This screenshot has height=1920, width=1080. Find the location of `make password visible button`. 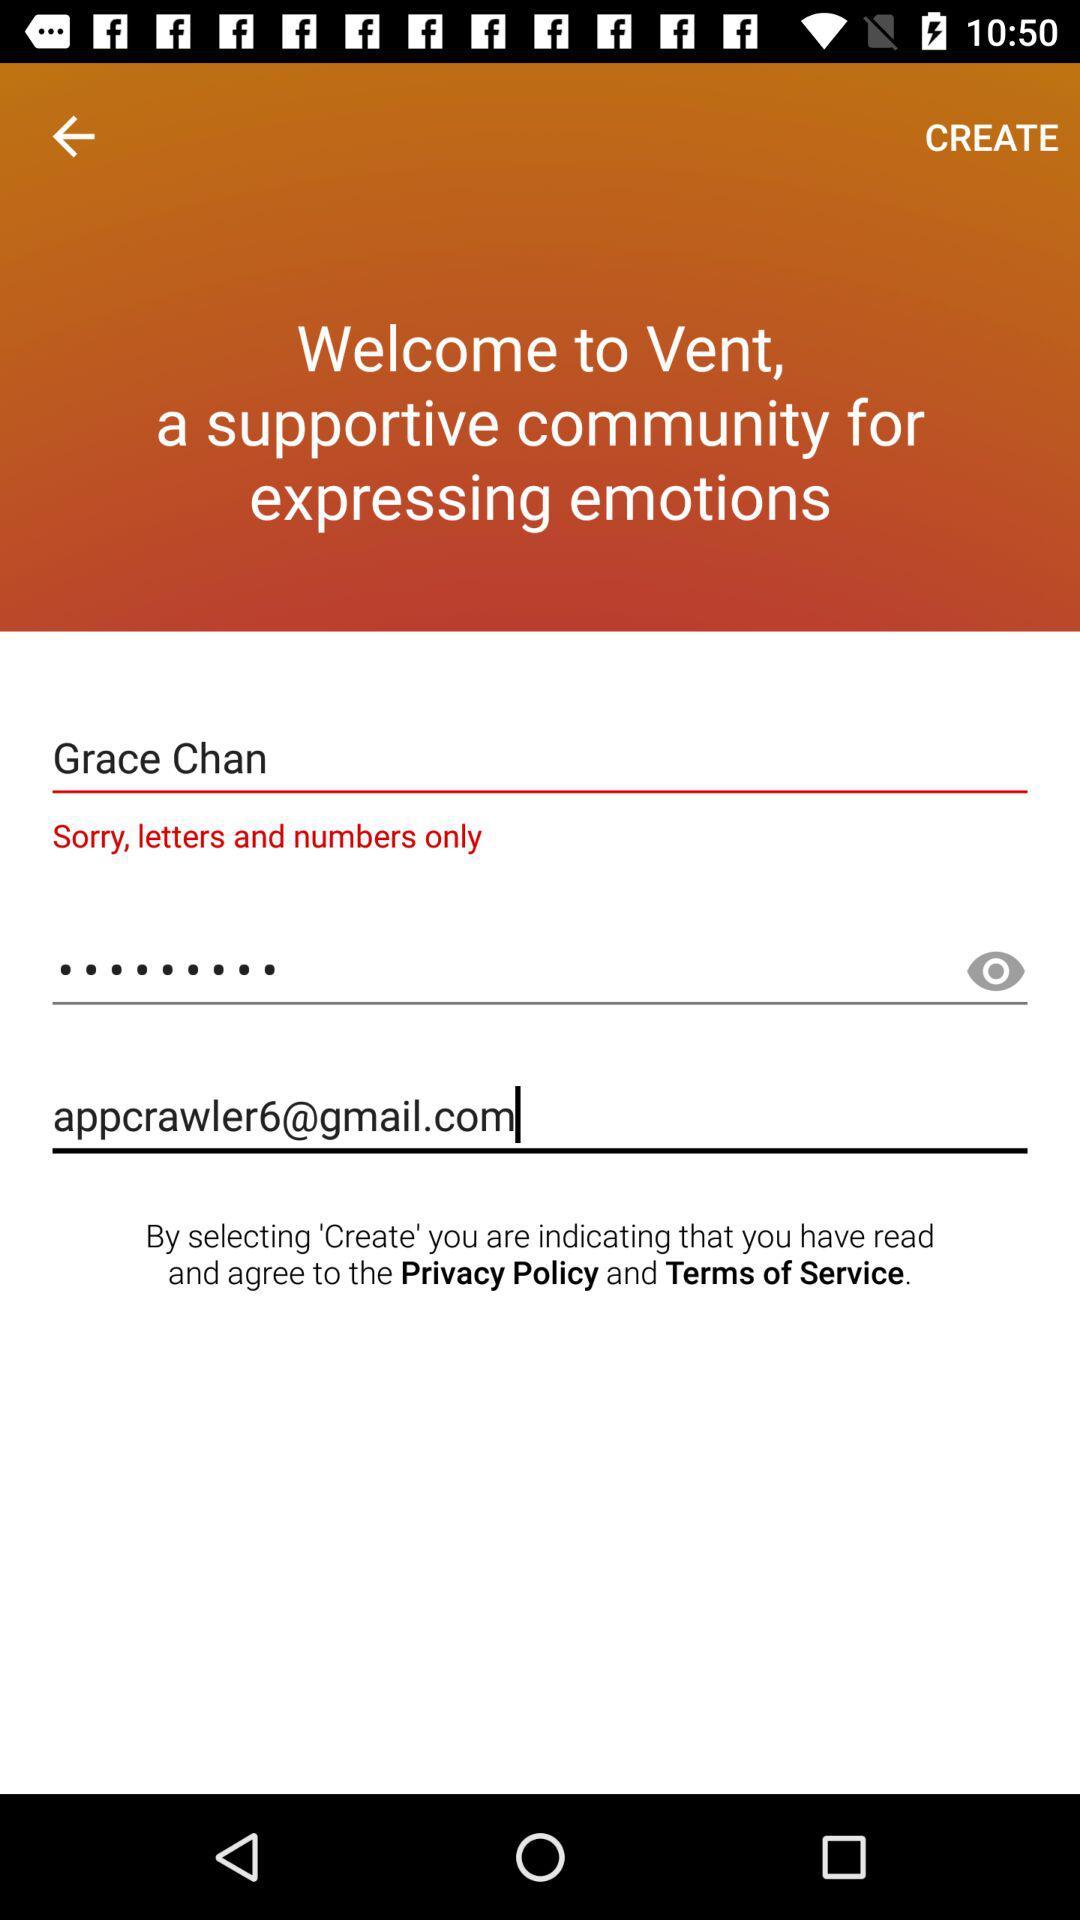

make password visible button is located at coordinates (995, 972).